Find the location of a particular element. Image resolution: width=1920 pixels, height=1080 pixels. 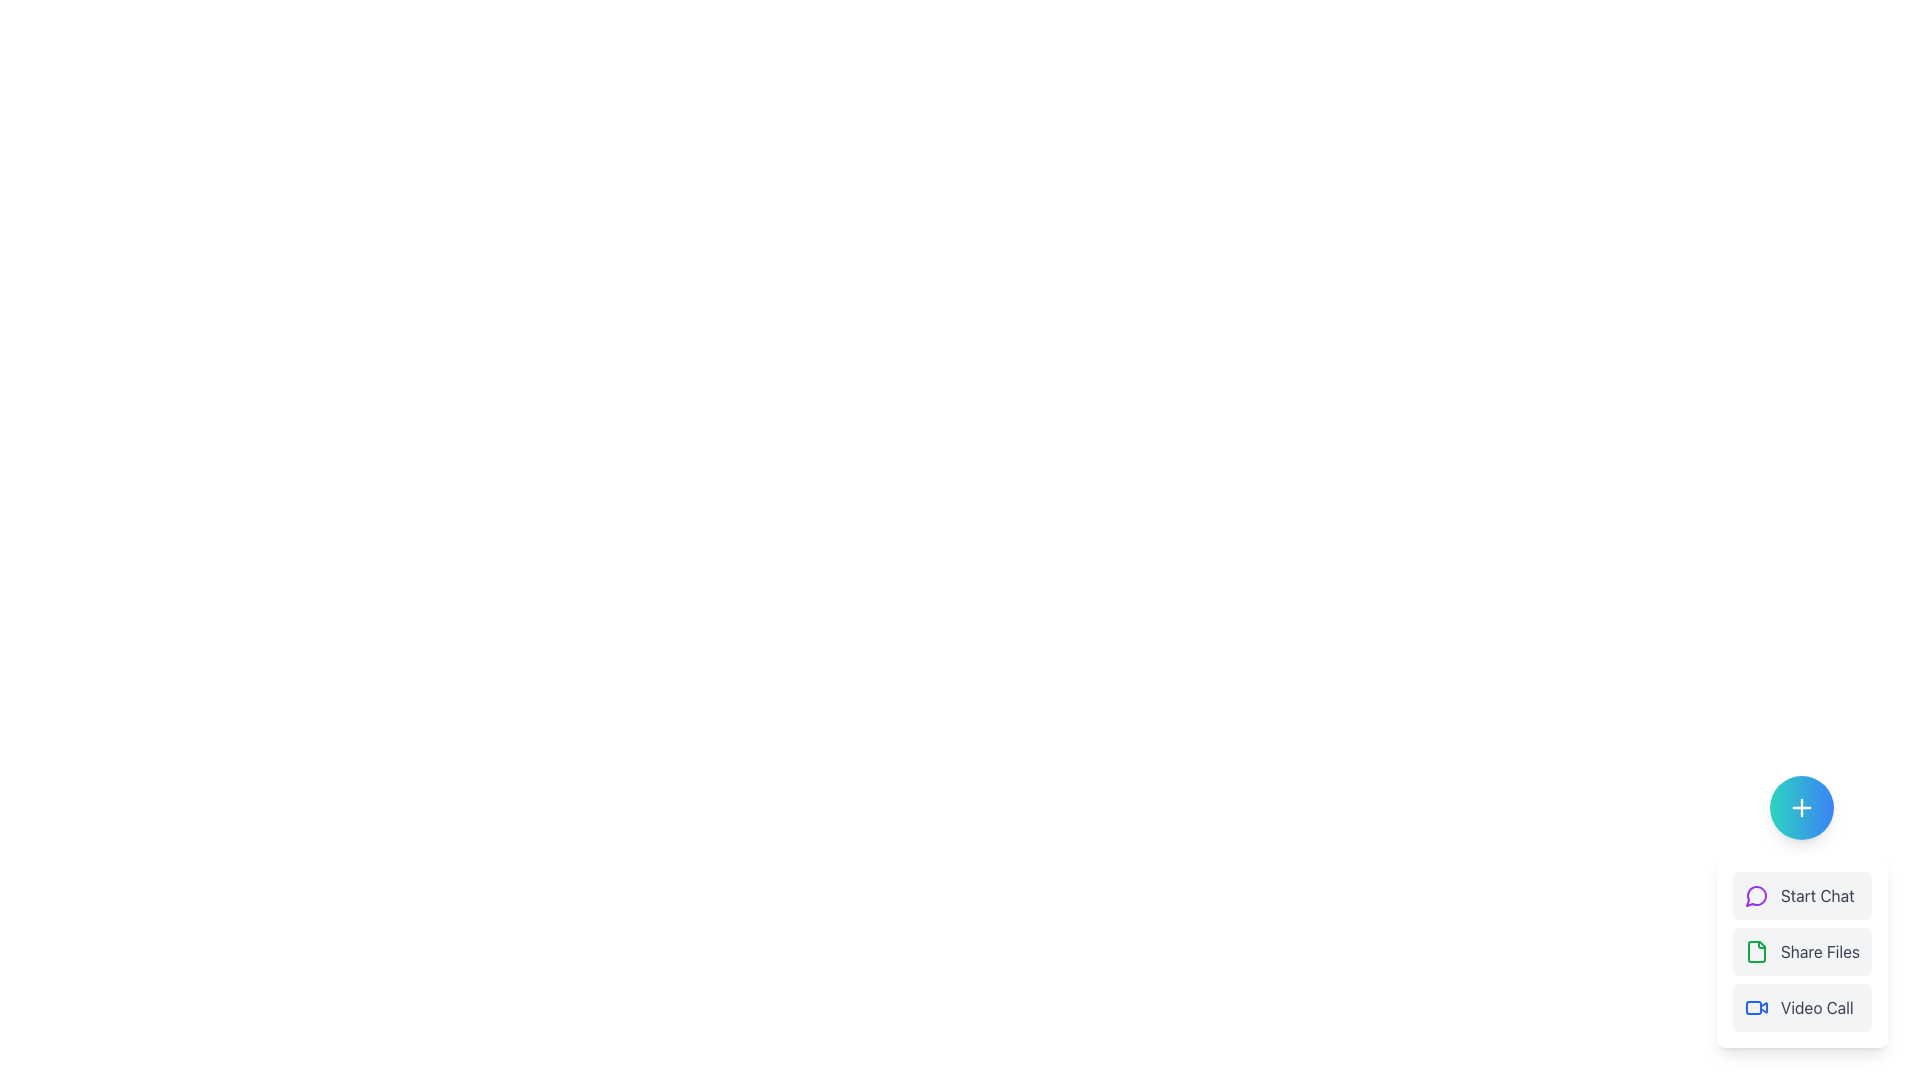

the 'Share Files' button located in the bottom right corner of the interface, which contains the 'Share Files' icon to the left of the text label is located at coordinates (1755, 951).